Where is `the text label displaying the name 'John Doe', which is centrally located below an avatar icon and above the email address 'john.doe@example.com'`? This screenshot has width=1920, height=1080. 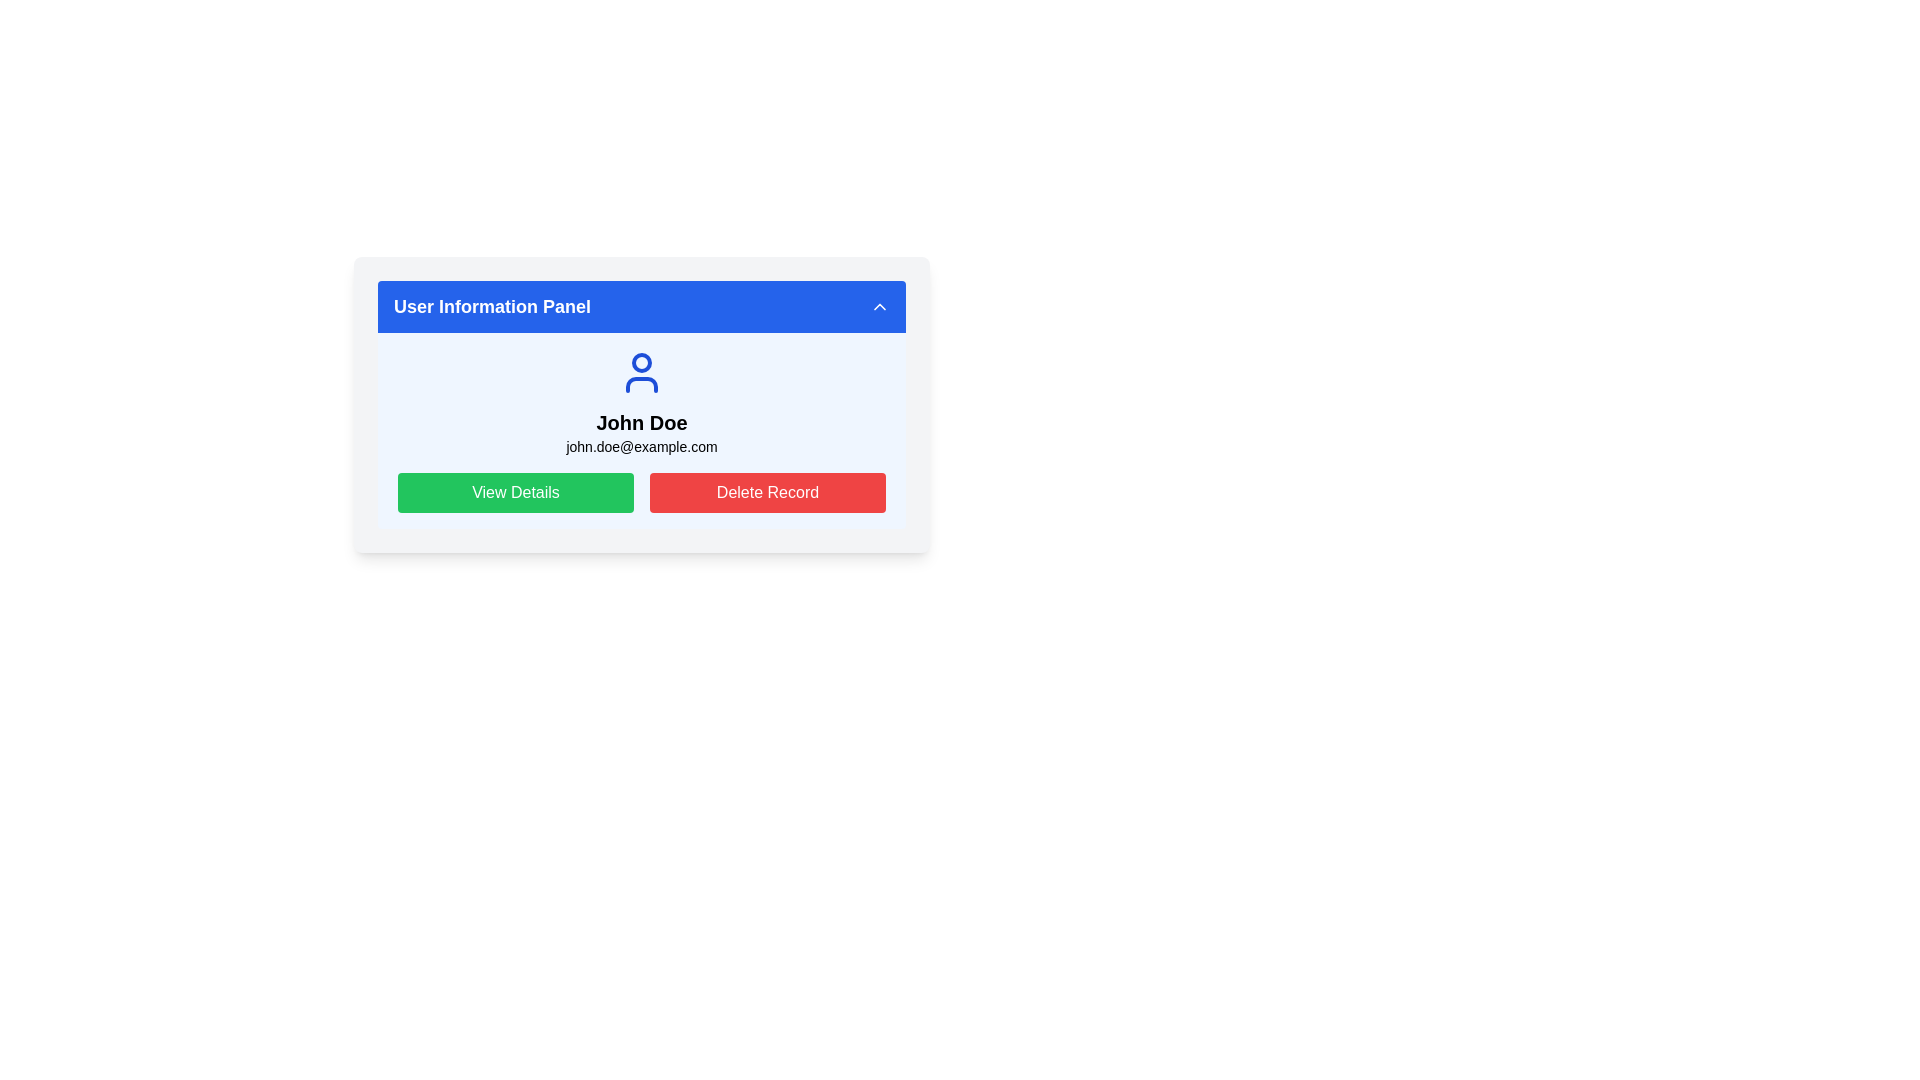
the text label displaying the name 'John Doe', which is centrally located below an avatar icon and above the email address 'john.doe@example.com' is located at coordinates (642, 422).